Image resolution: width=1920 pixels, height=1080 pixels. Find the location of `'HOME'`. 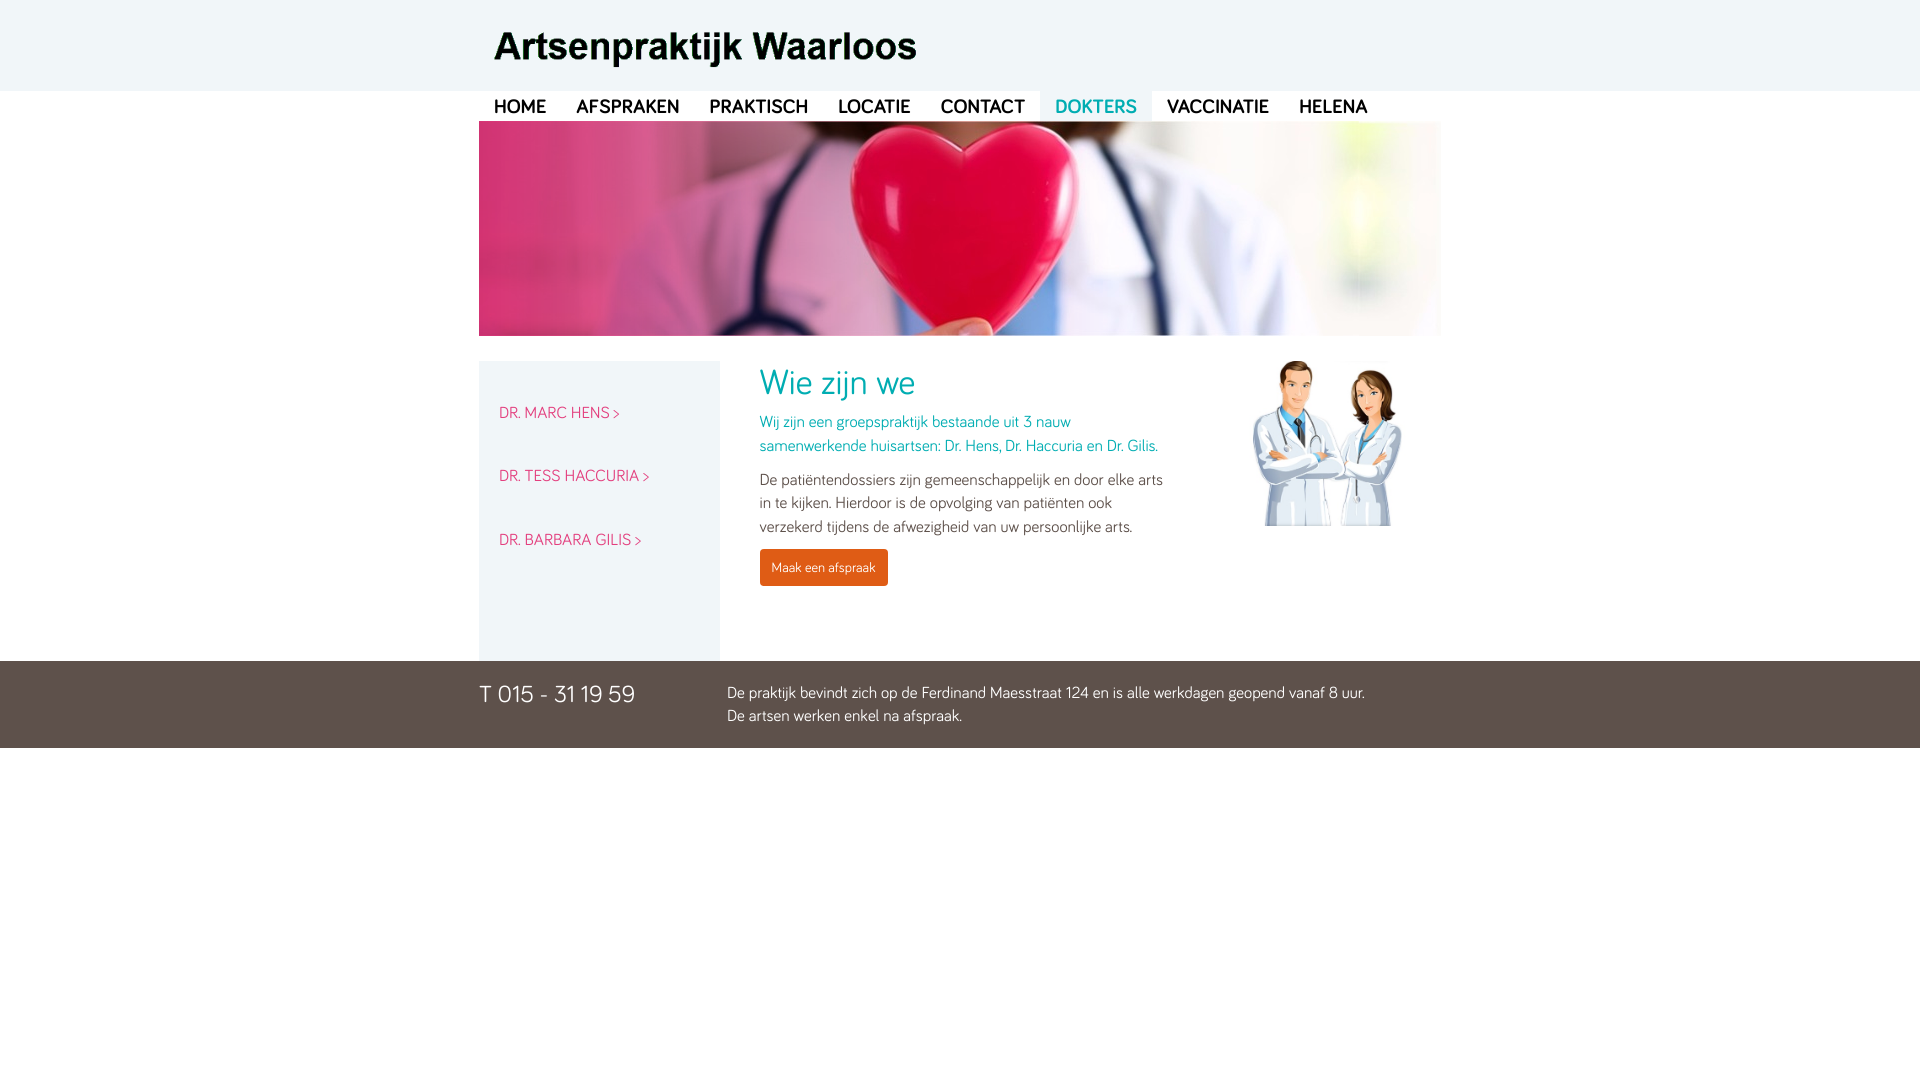

'HOME' is located at coordinates (519, 105).